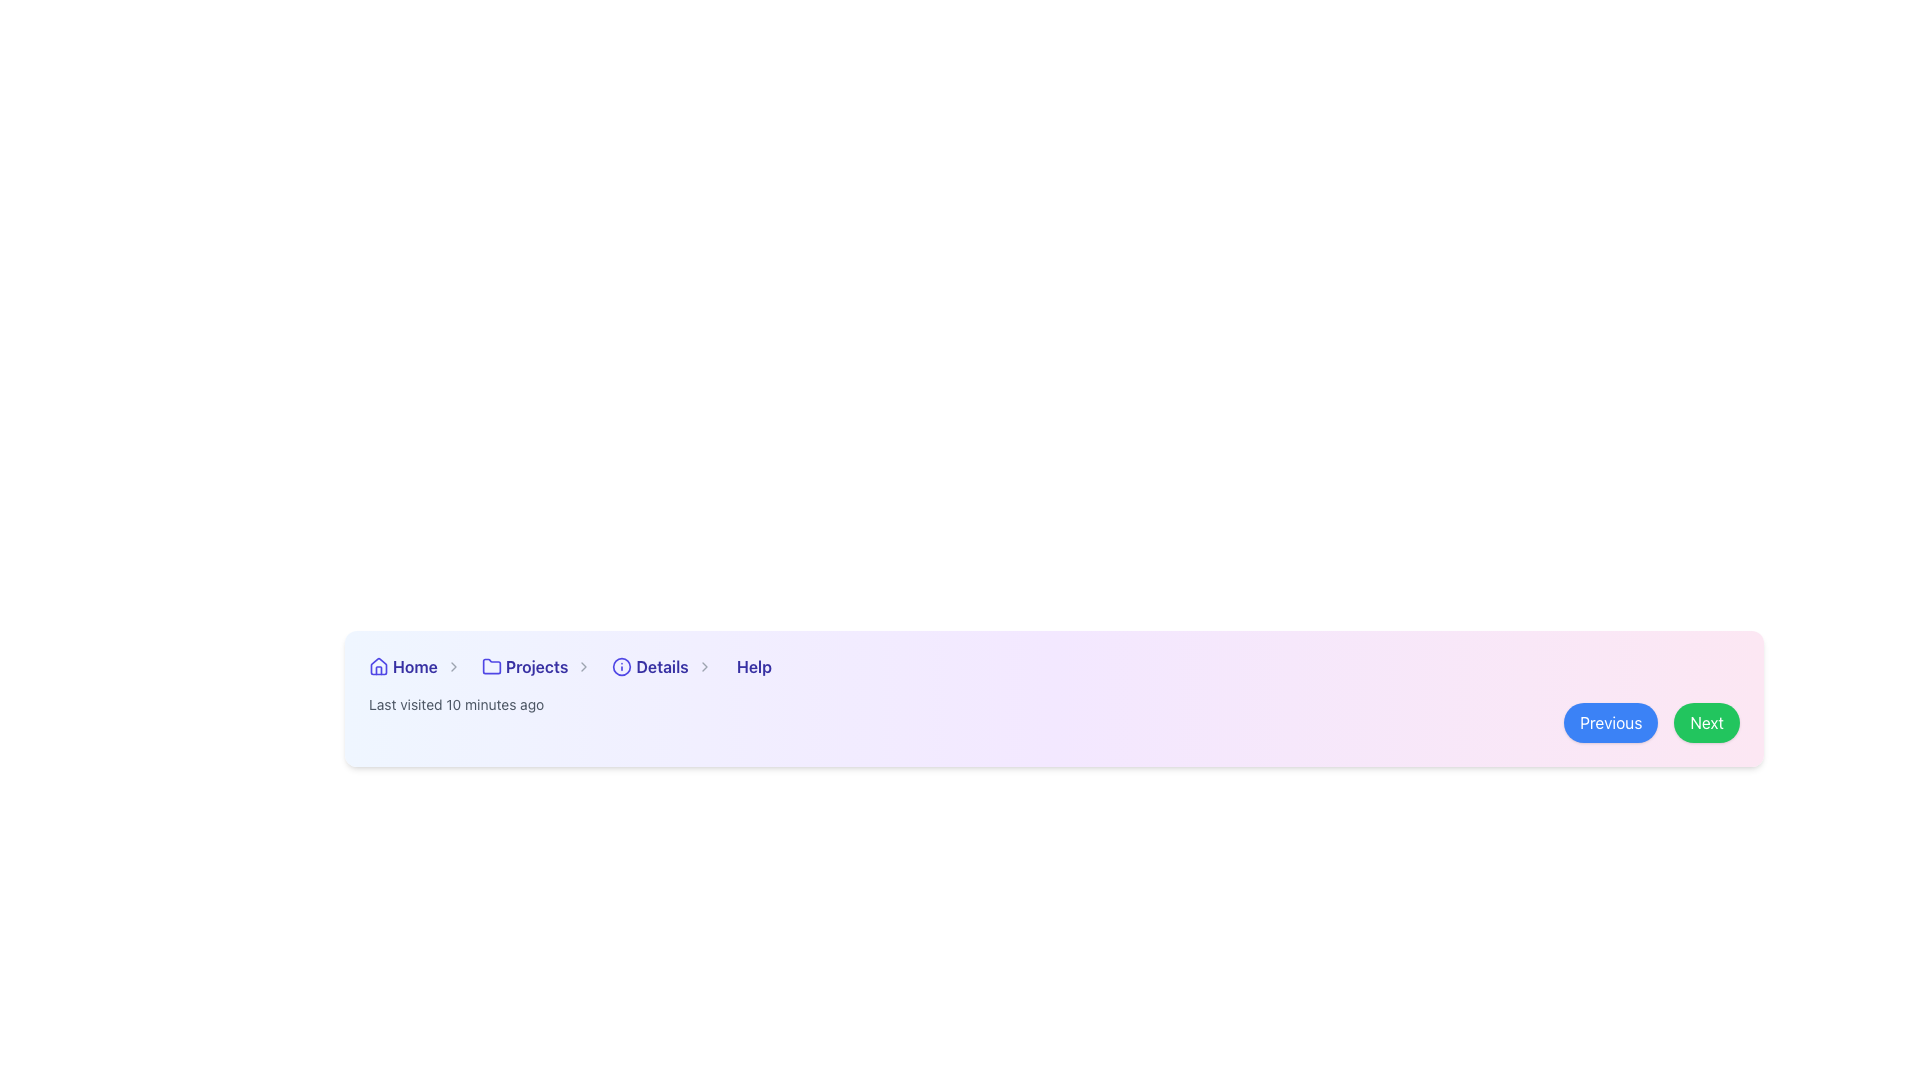 This screenshot has height=1080, width=1920. I want to click on the indigo folder icon located in the breadcrumb navigation section, positioned next to the 'Projects' item, so click(491, 666).